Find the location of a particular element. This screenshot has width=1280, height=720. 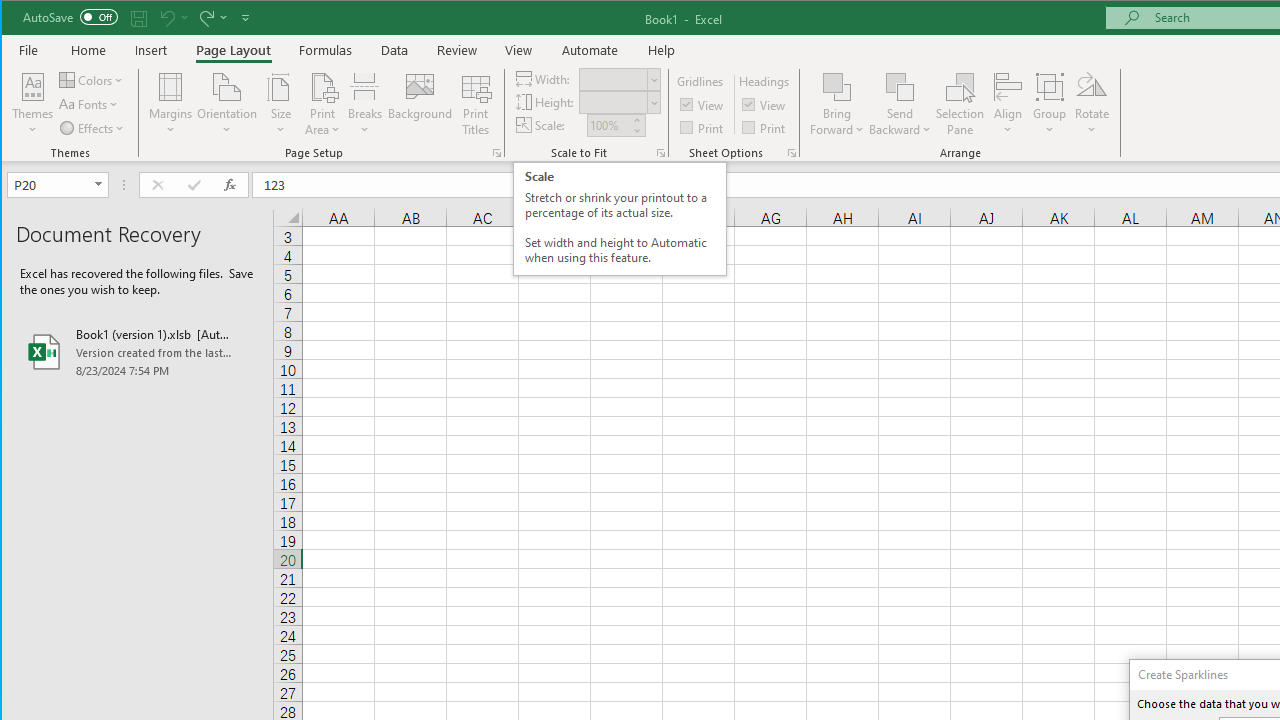

'Group' is located at coordinates (1049, 104).